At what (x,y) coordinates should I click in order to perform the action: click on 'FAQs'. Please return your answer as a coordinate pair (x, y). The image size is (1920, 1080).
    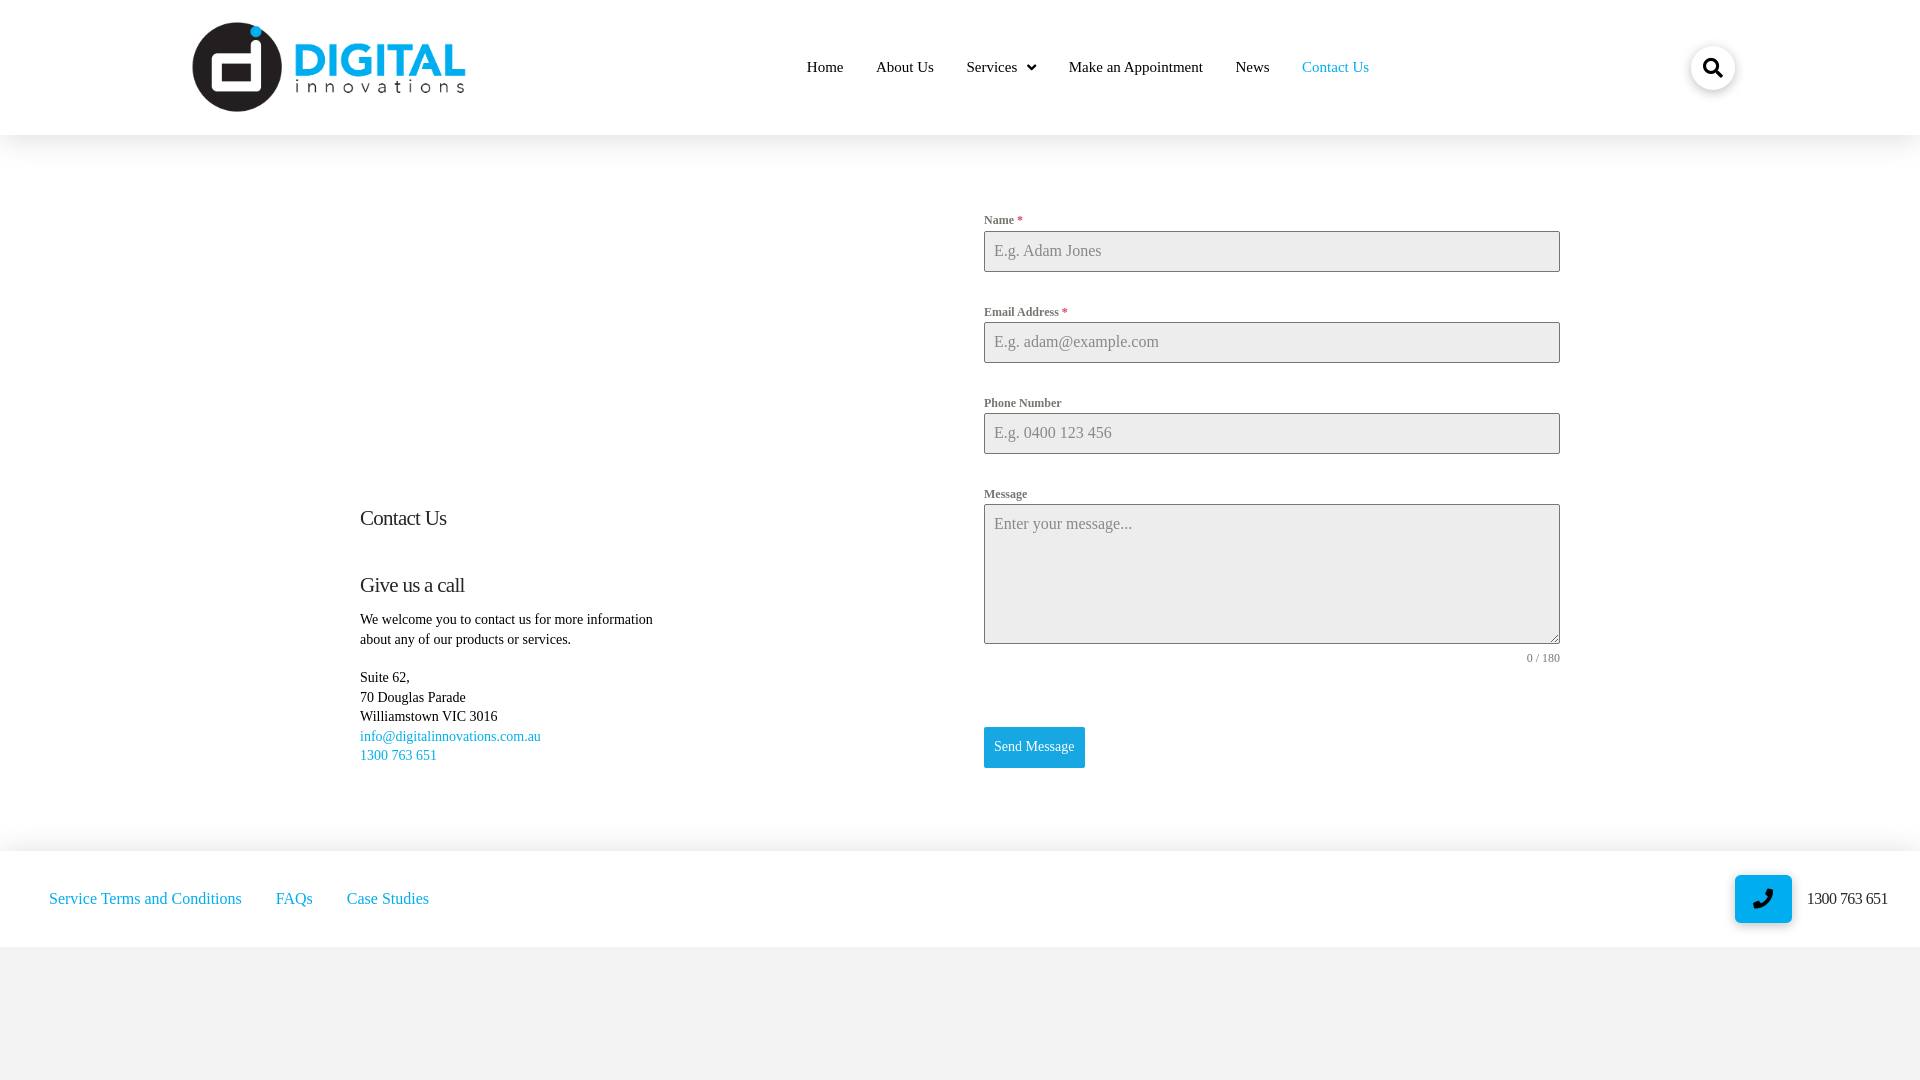
    Looking at the image, I should click on (258, 897).